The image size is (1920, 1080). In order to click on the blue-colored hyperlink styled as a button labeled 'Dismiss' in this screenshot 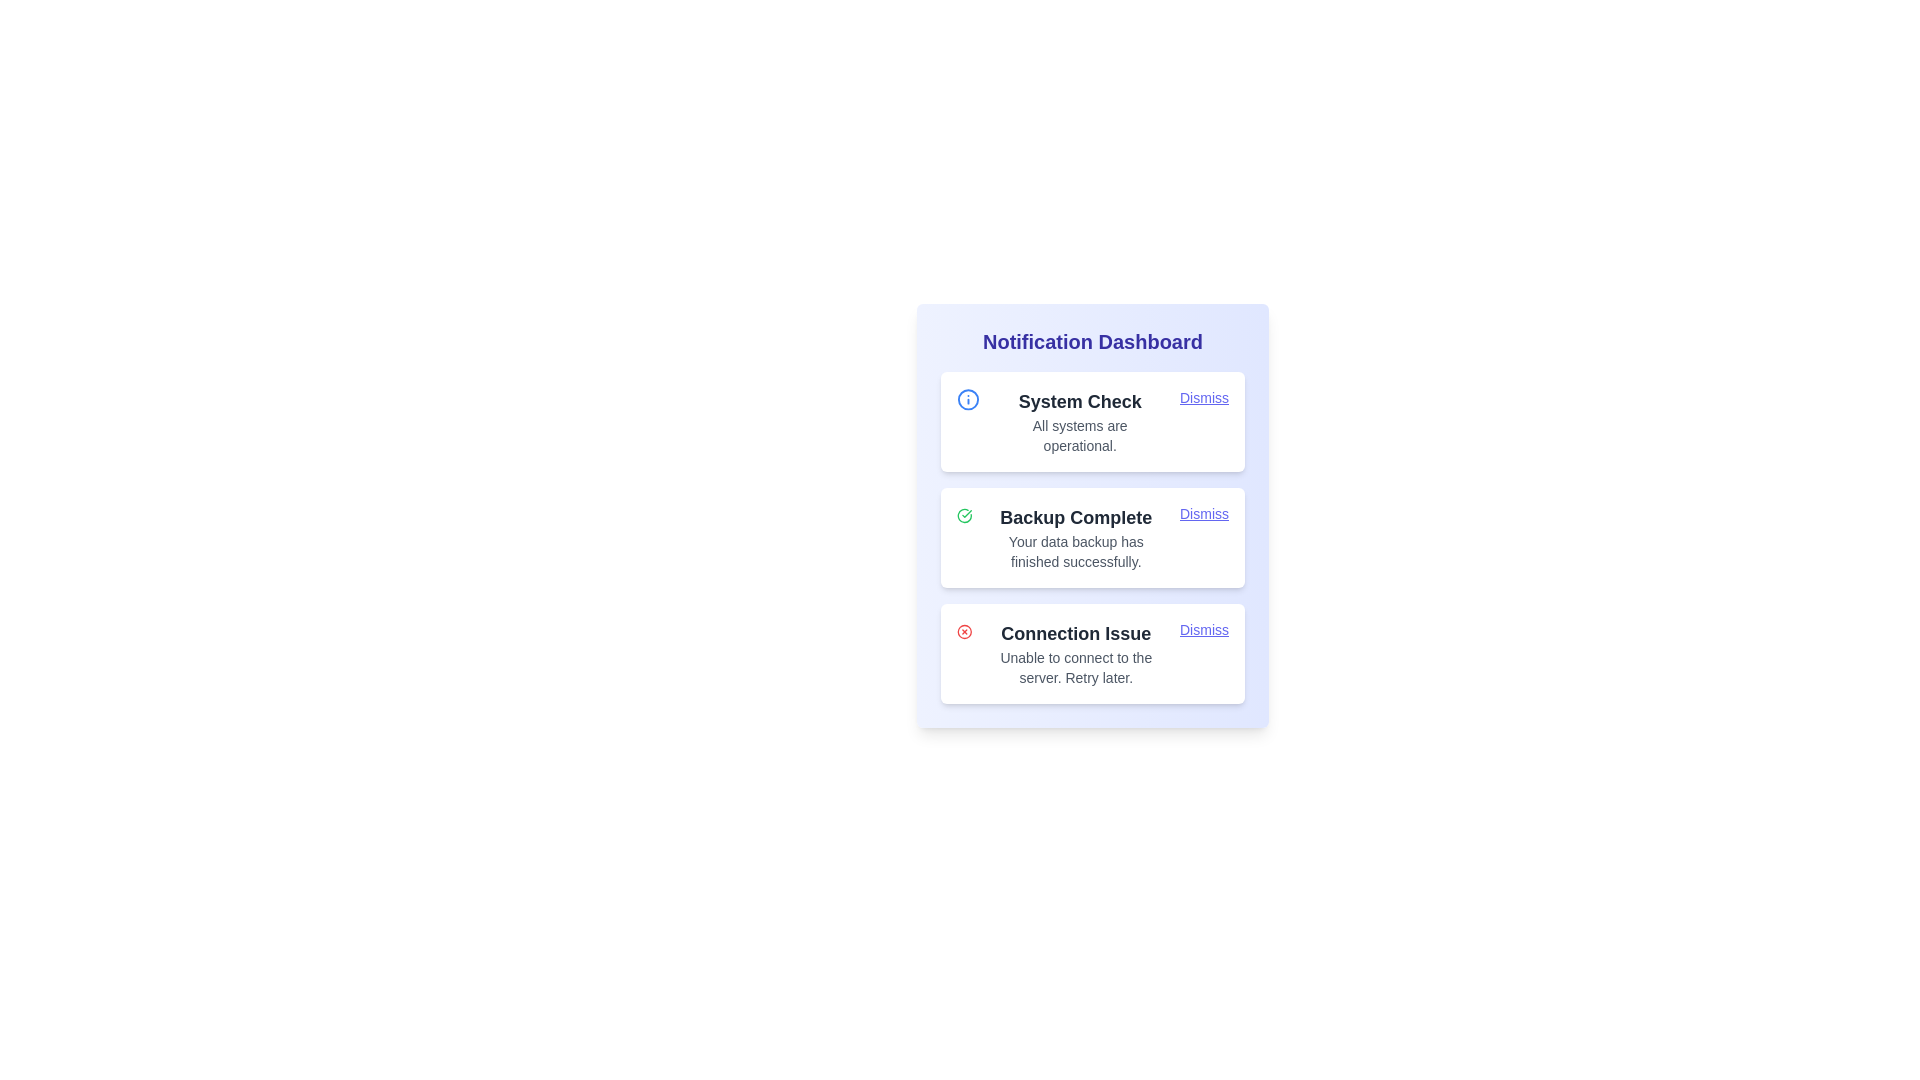, I will do `click(1203, 628)`.